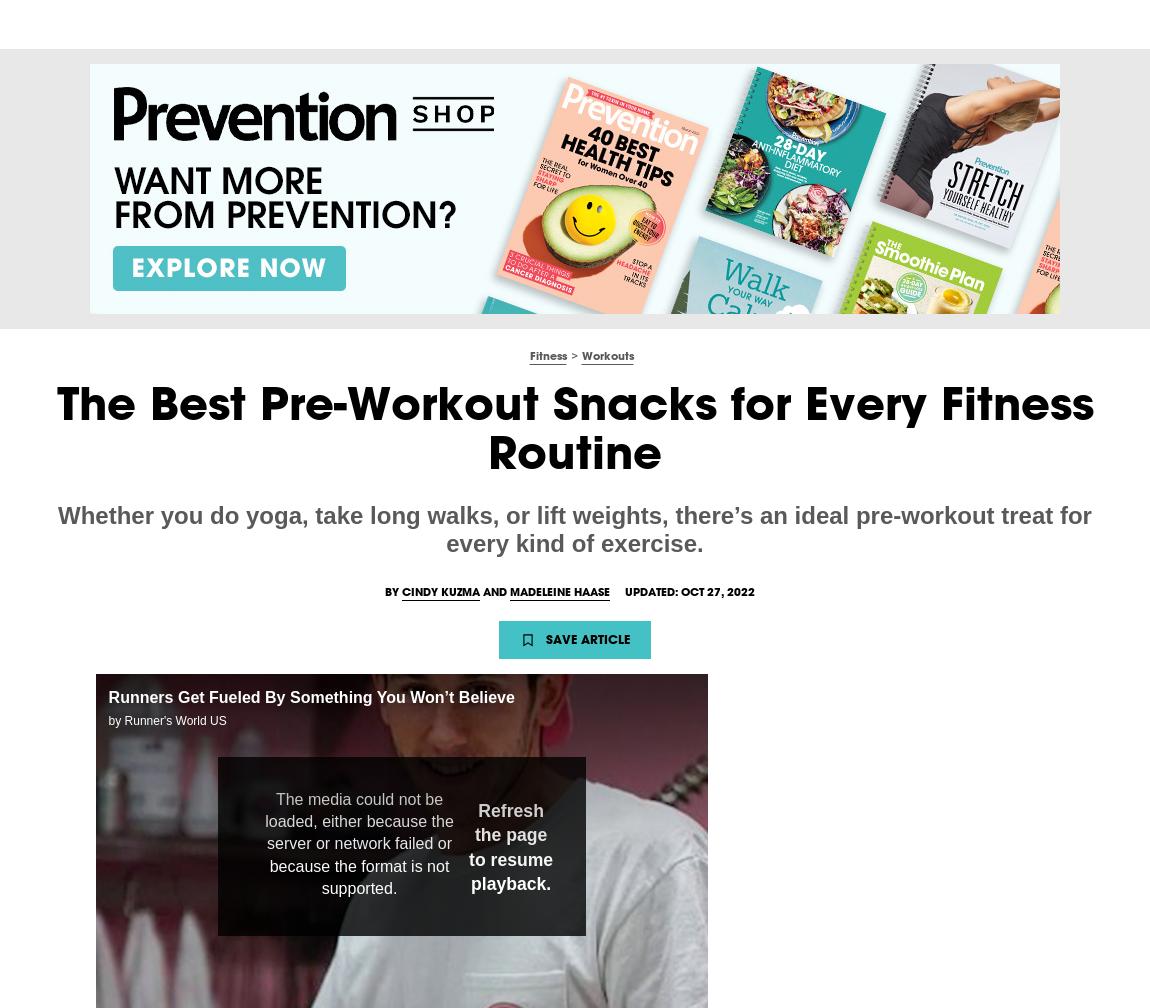  Describe the element at coordinates (575, 636) in the screenshot. I see `'Advertisement - Continue Reading Below'` at that location.